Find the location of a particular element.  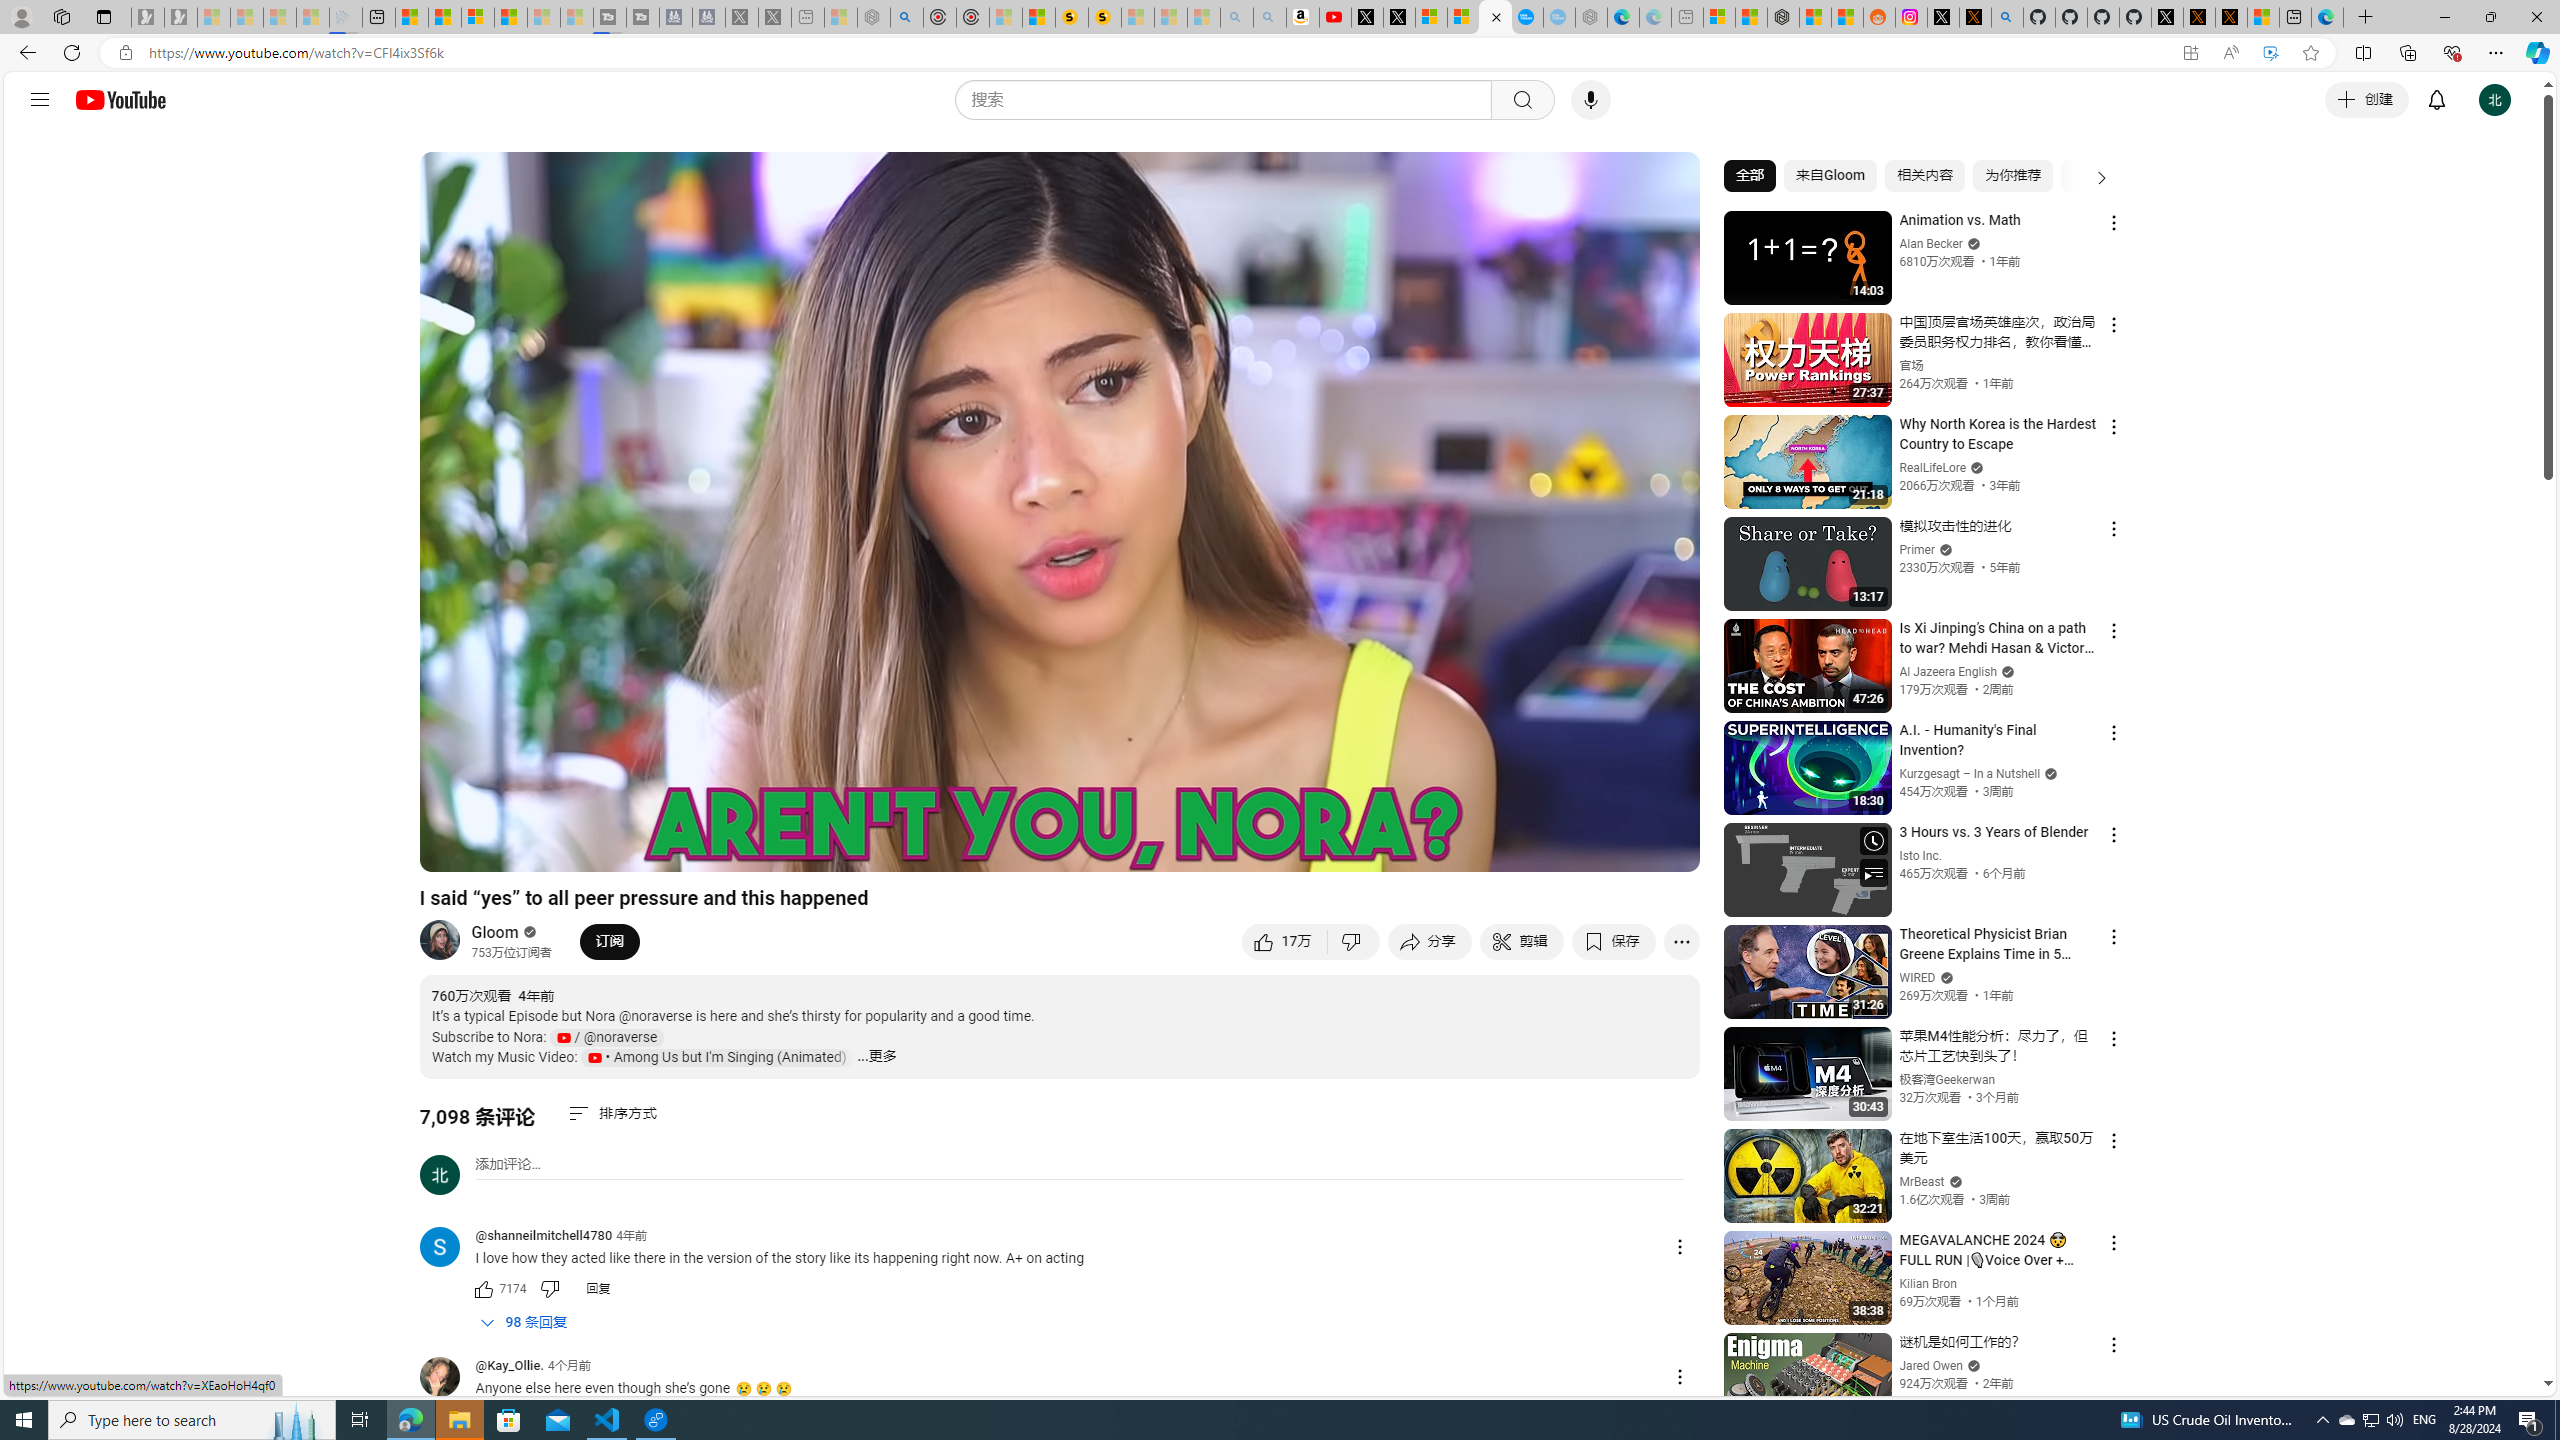

'poe - Search' is located at coordinates (906, 16).